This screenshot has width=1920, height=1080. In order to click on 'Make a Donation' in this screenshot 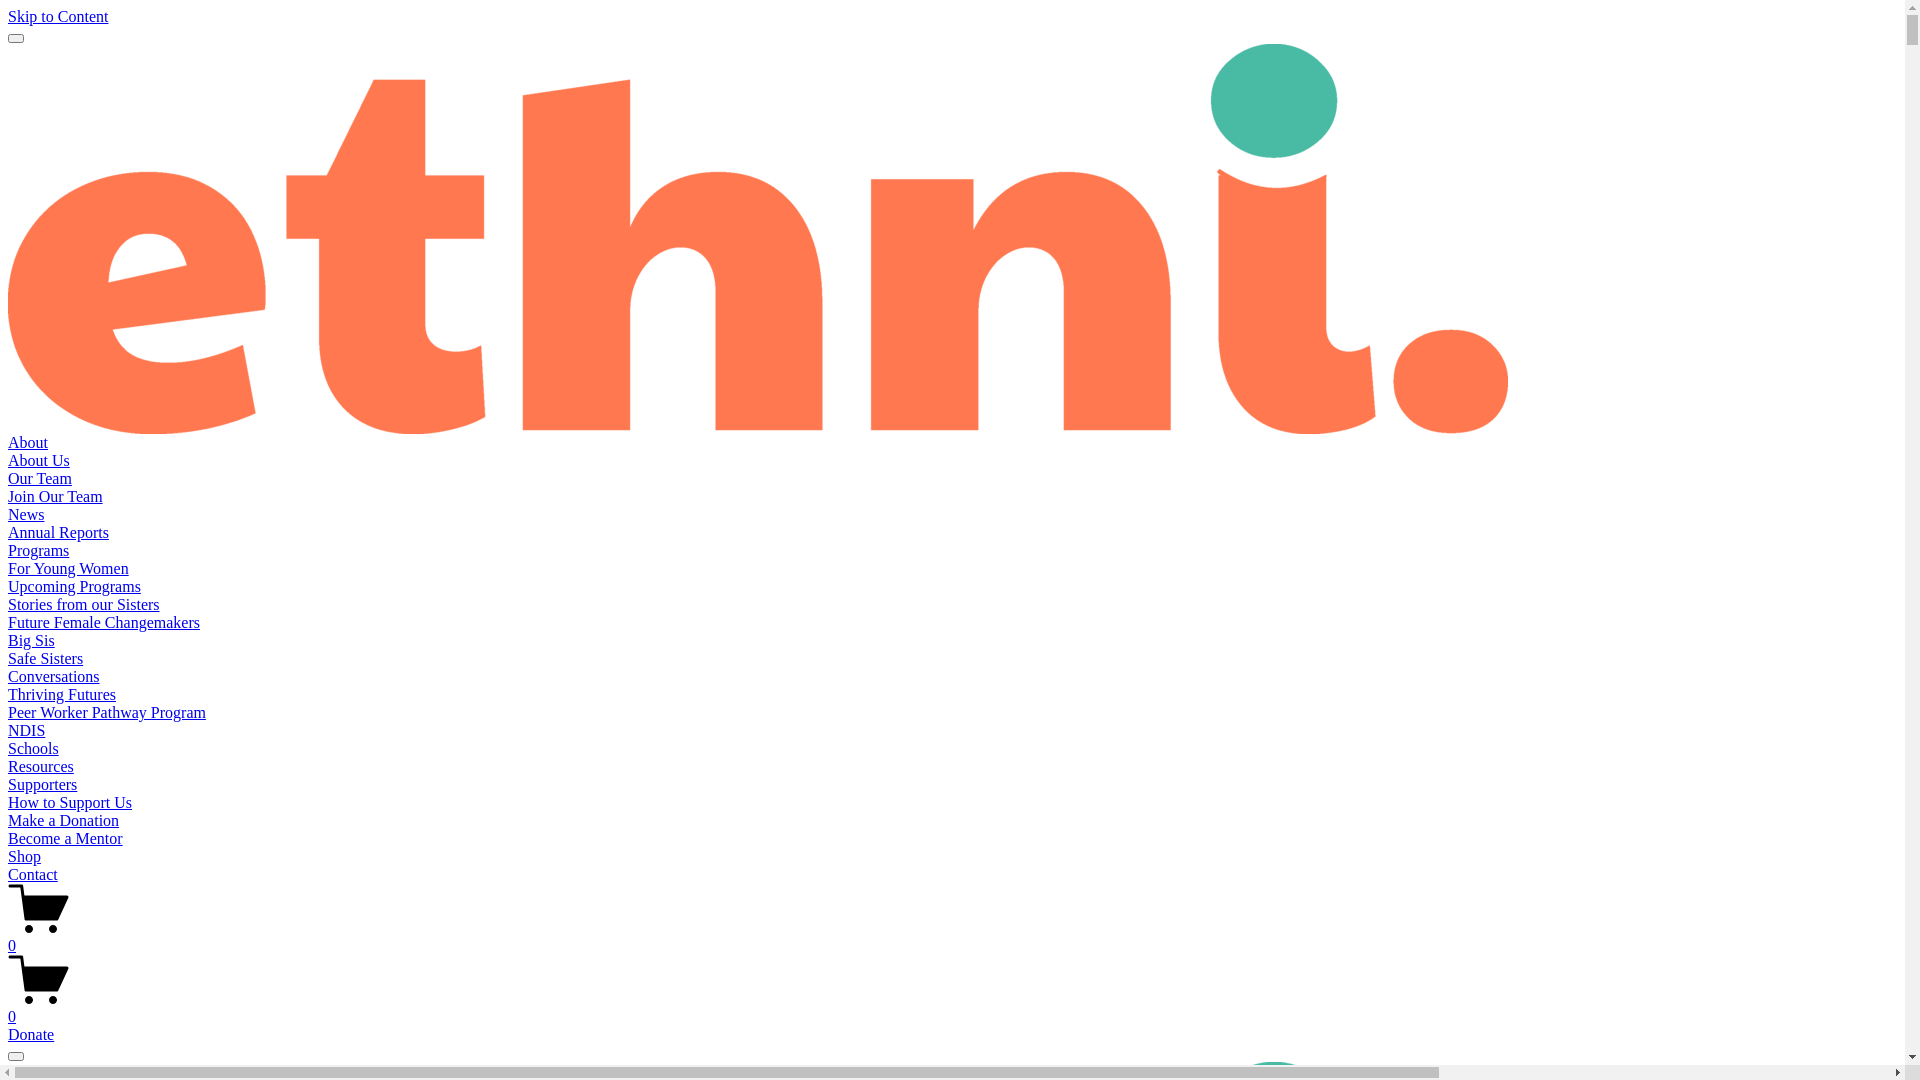, I will do `click(63, 820)`.